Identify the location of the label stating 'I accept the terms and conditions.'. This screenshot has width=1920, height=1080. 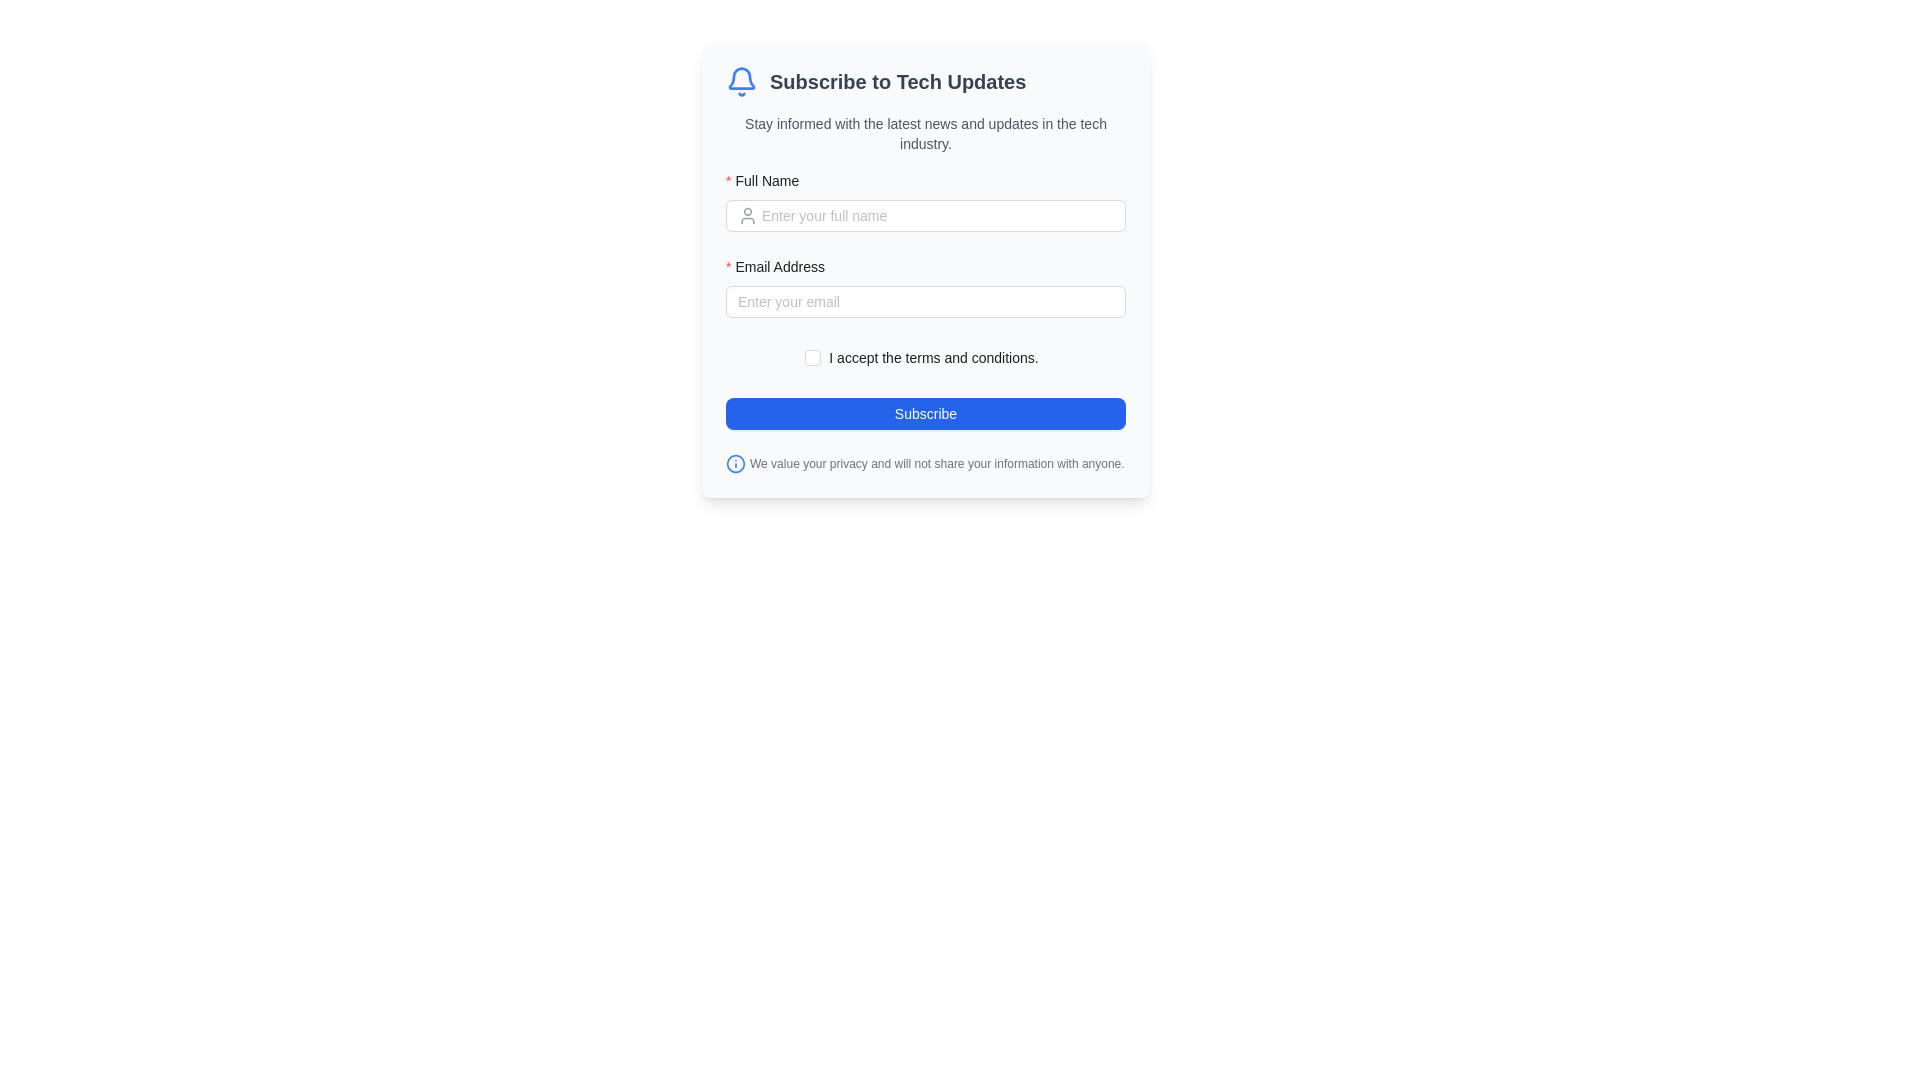
(933, 357).